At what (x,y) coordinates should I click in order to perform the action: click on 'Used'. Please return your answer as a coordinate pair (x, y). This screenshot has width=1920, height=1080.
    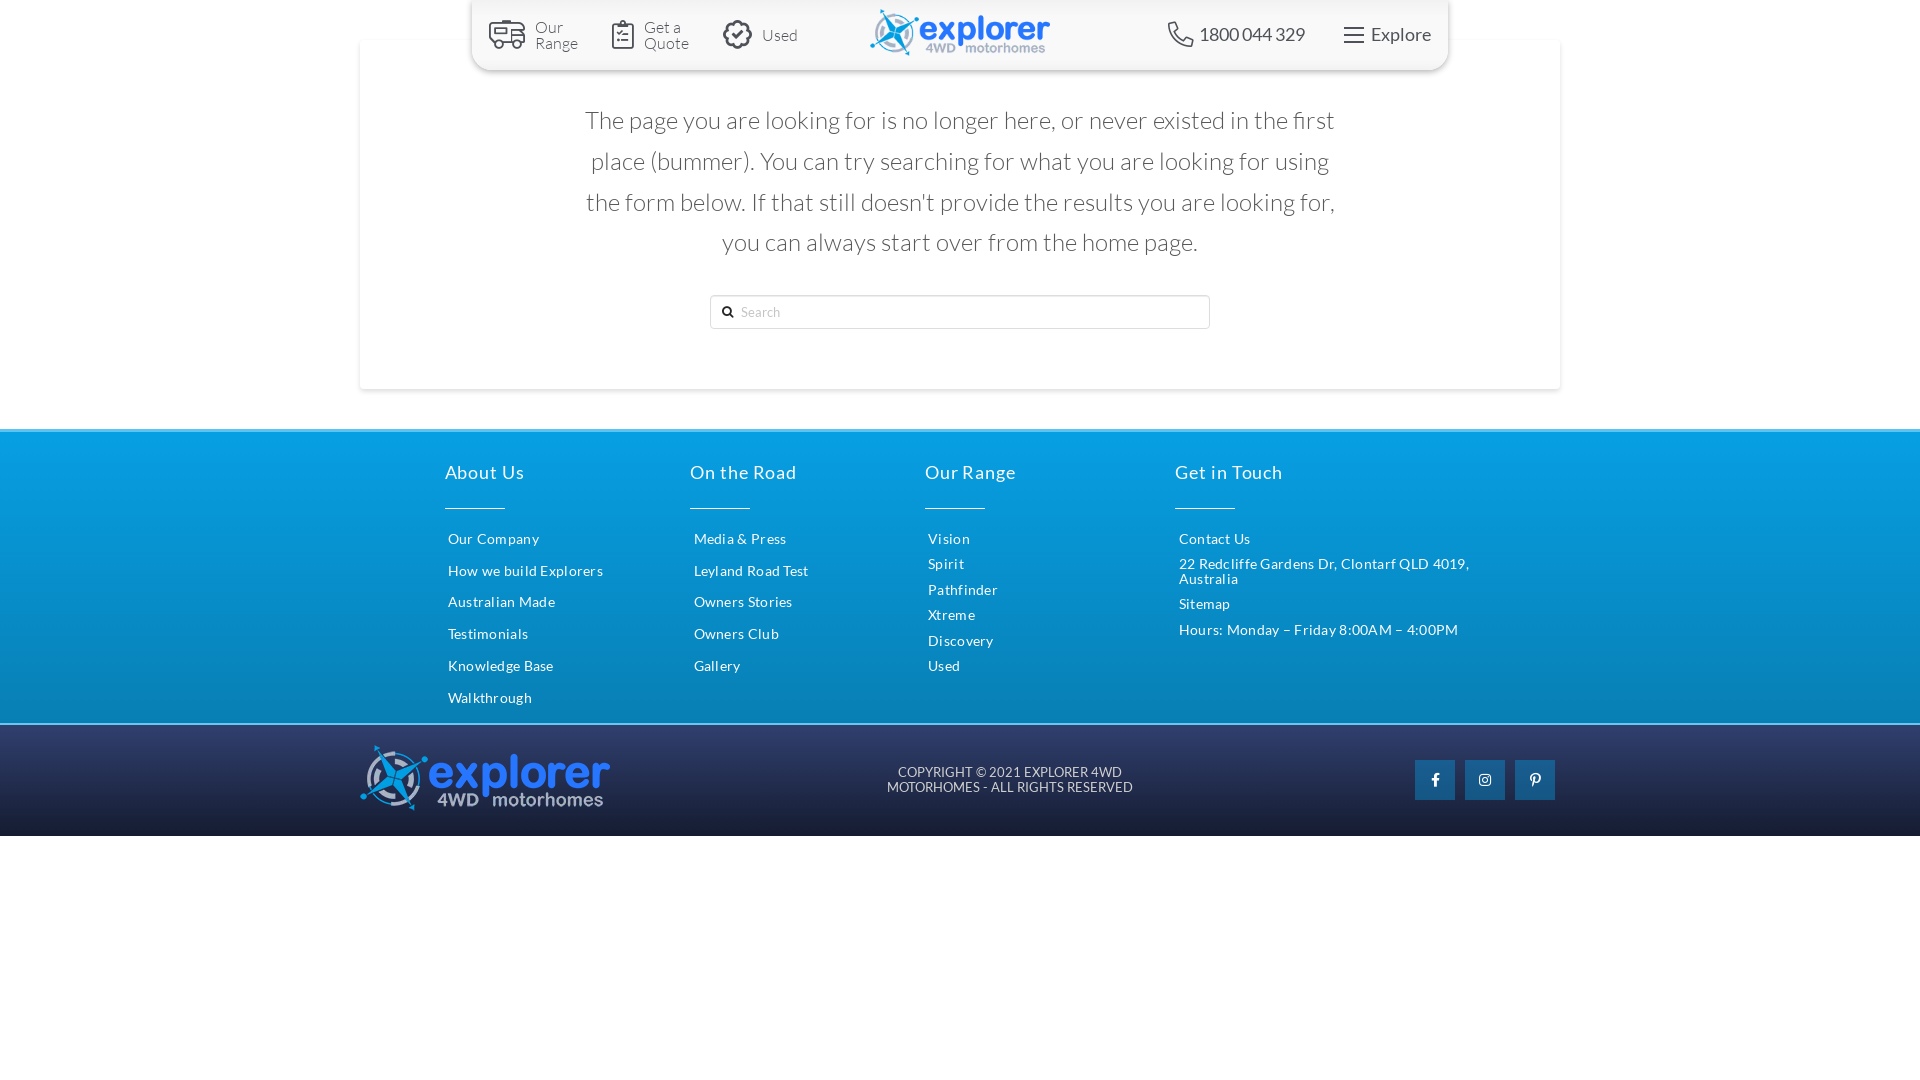
    Looking at the image, I should click on (759, 34).